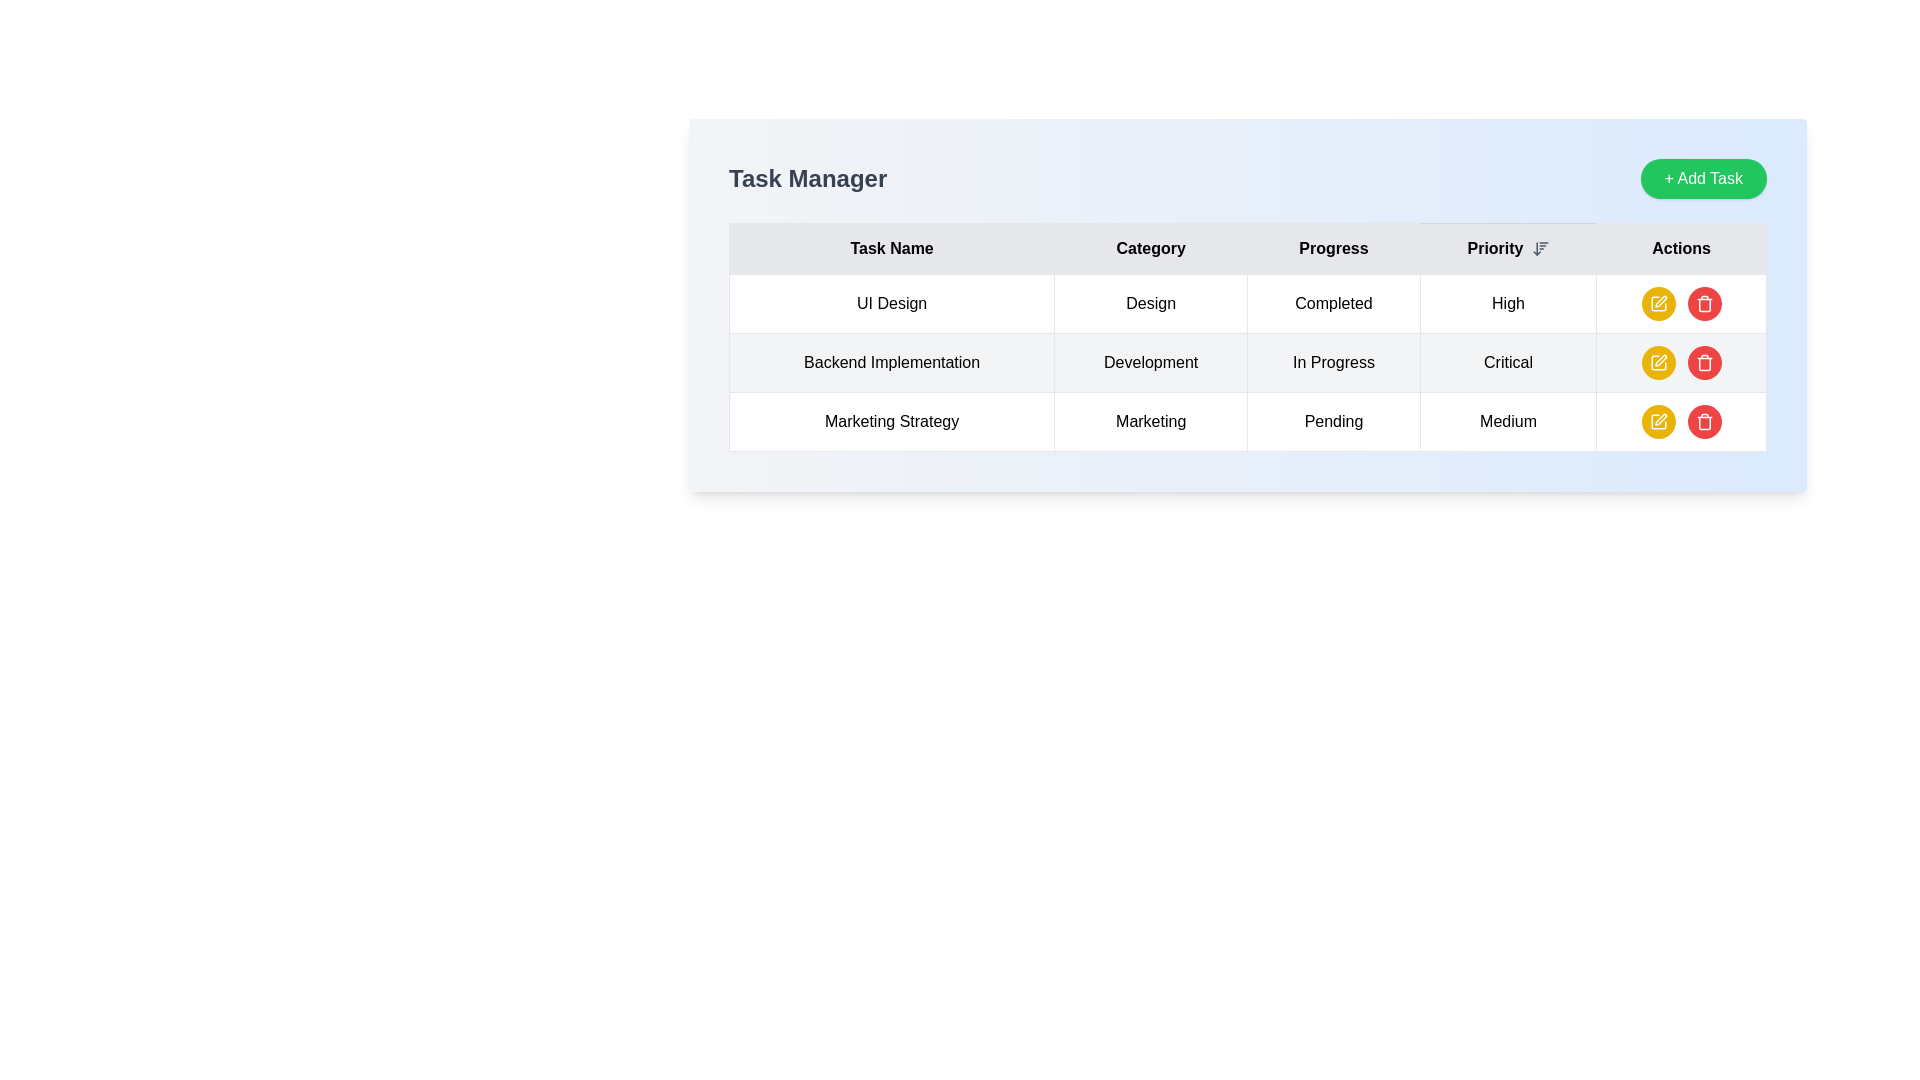 This screenshot has height=1080, width=1920. Describe the element at coordinates (1151, 420) in the screenshot. I see `the 'Marketing' text display cell in the second column of the table under the header Category, which corresponds to the task 'Marketing Strategy'` at that location.